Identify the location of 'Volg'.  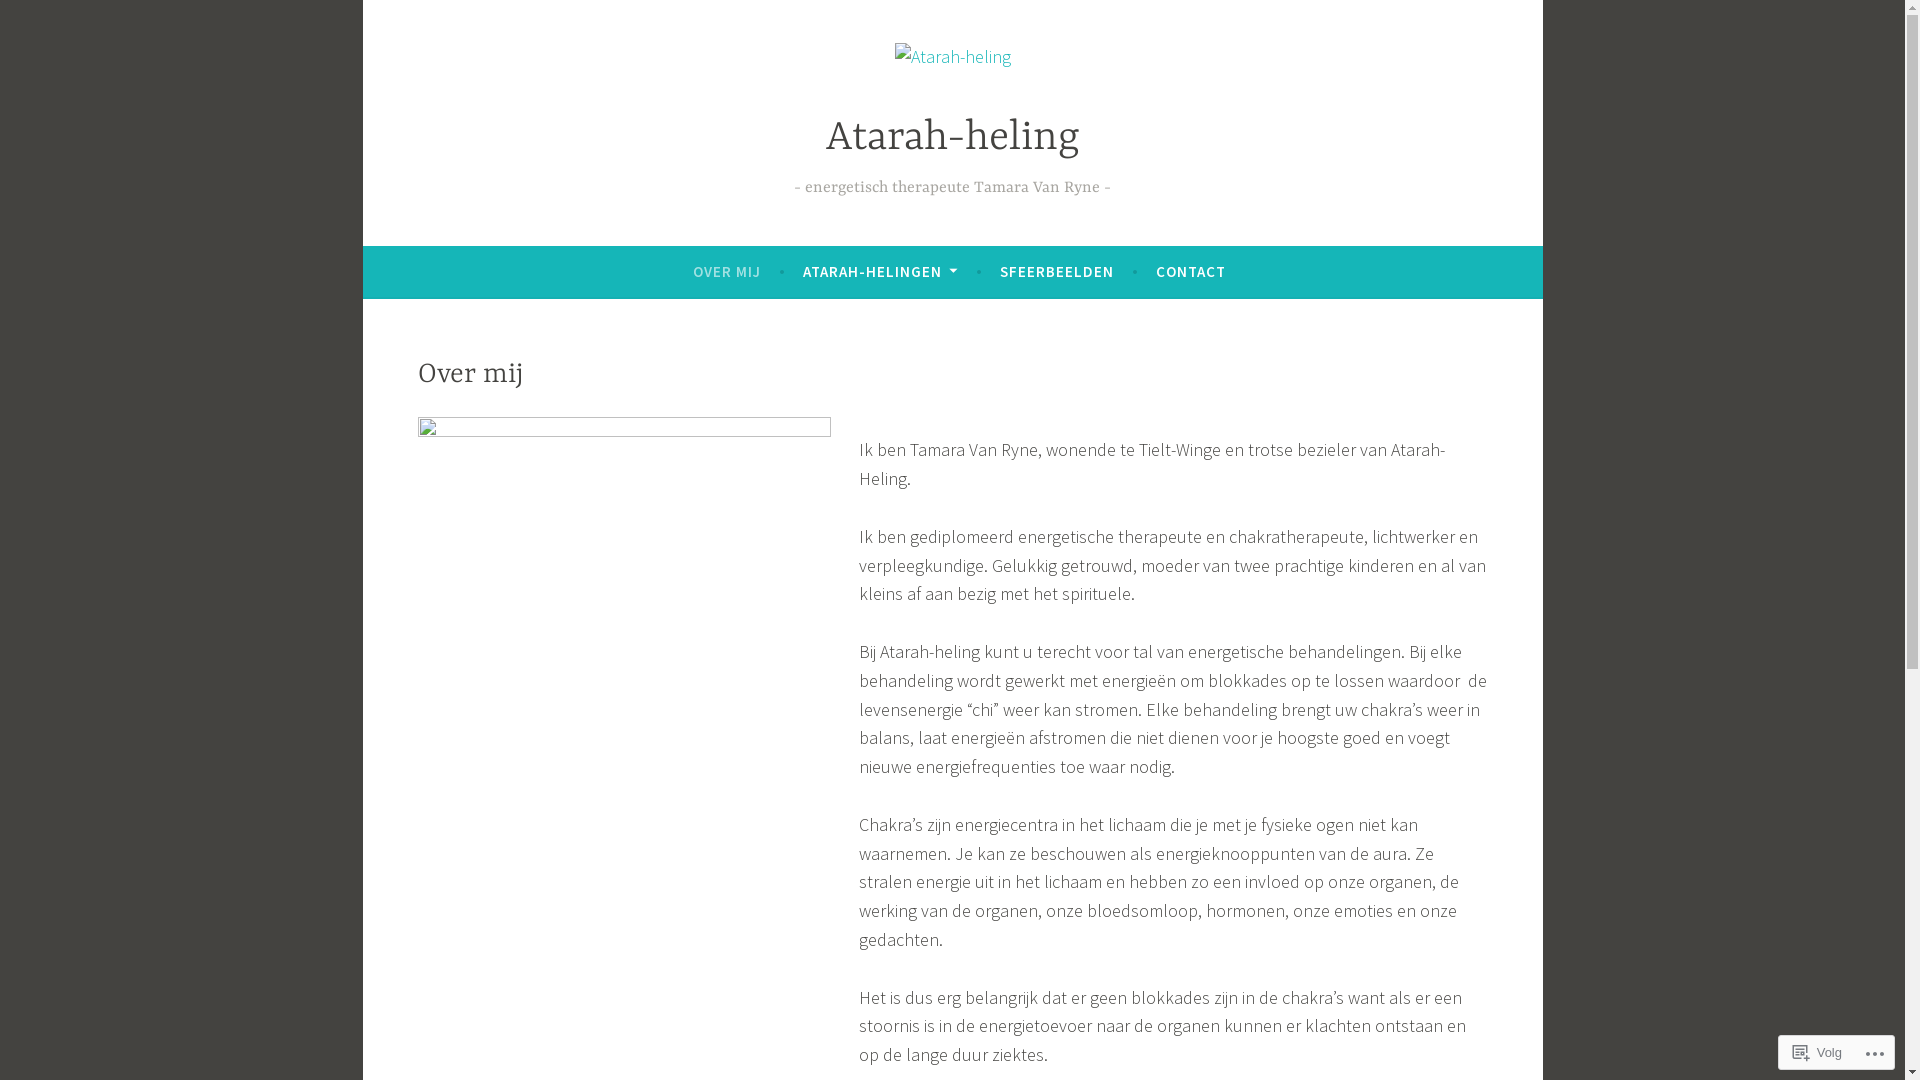
(1817, 1051).